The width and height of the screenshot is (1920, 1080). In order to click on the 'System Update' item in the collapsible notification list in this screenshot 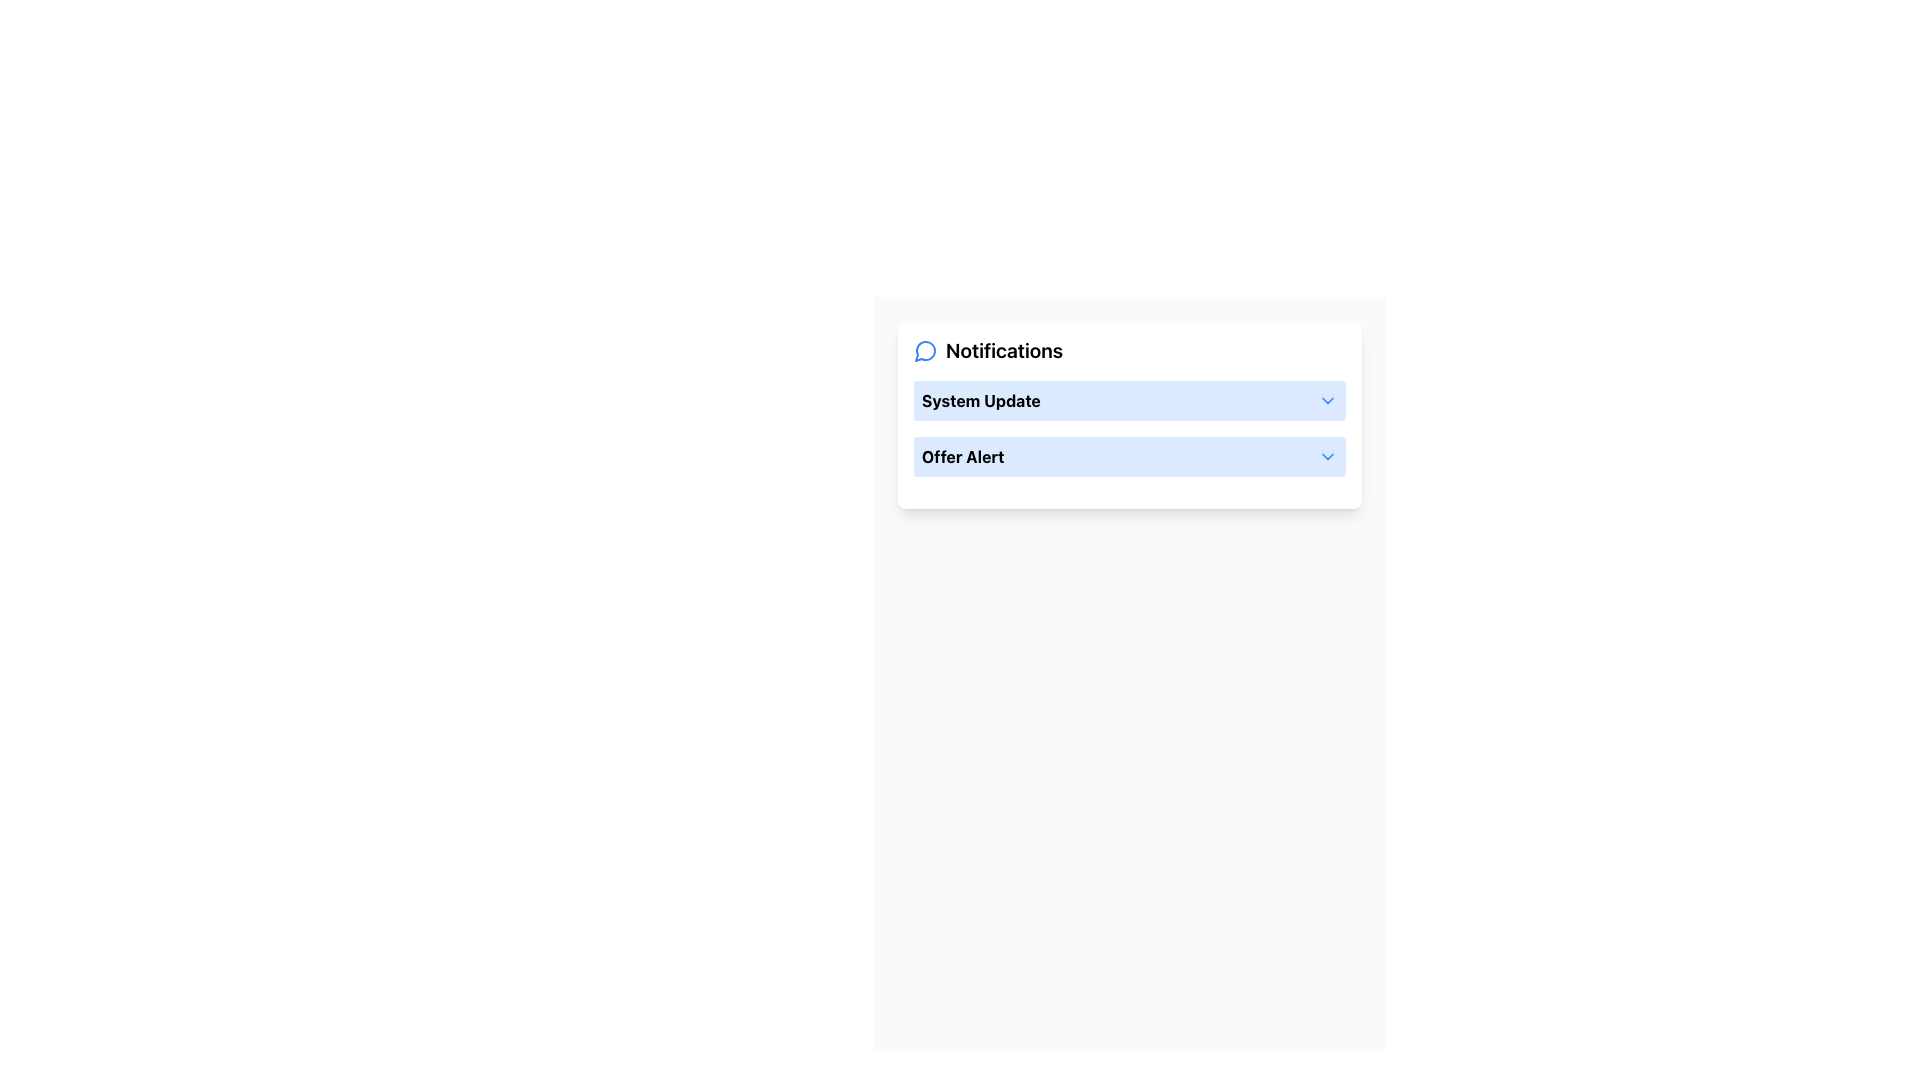, I will do `click(1129, 427)`.